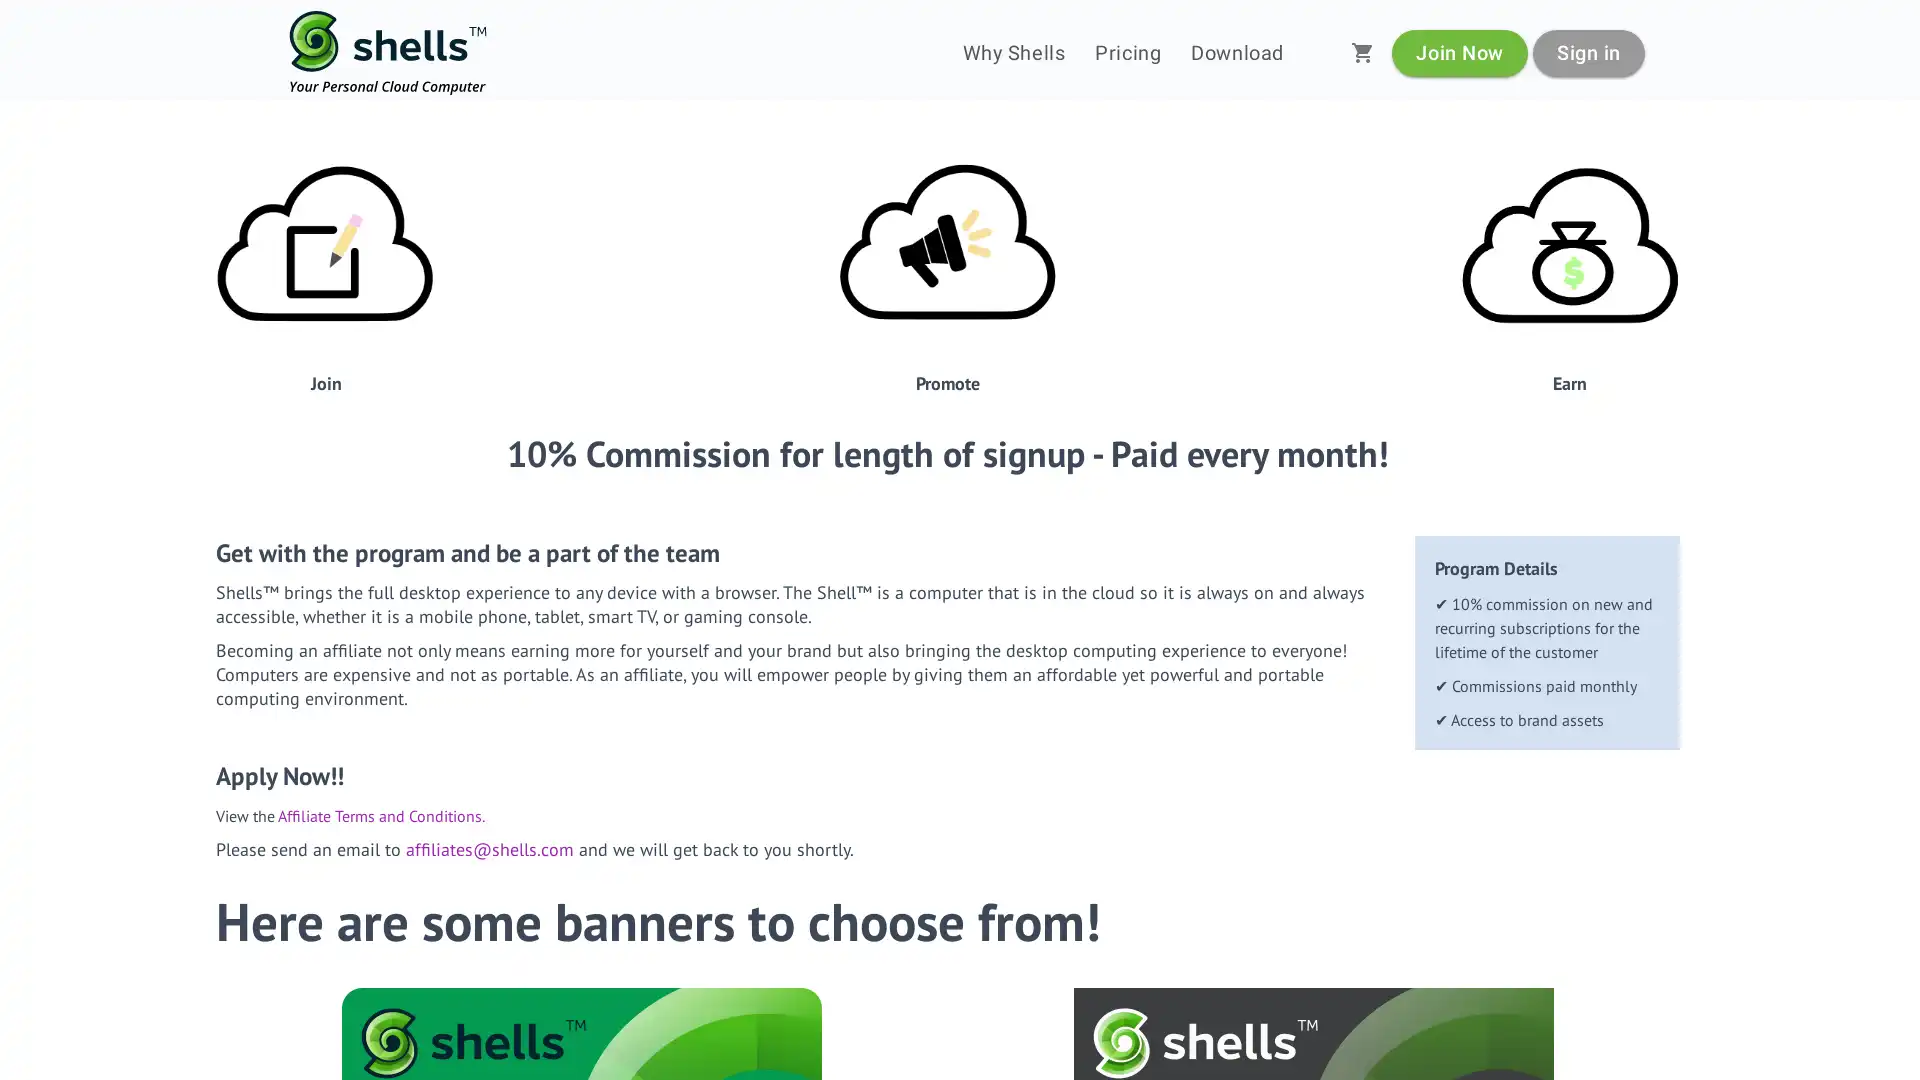  What do you see at coordinates (1459, 51) in the screenshot?
I see `Join Now` at bounding box center [1459, 51].